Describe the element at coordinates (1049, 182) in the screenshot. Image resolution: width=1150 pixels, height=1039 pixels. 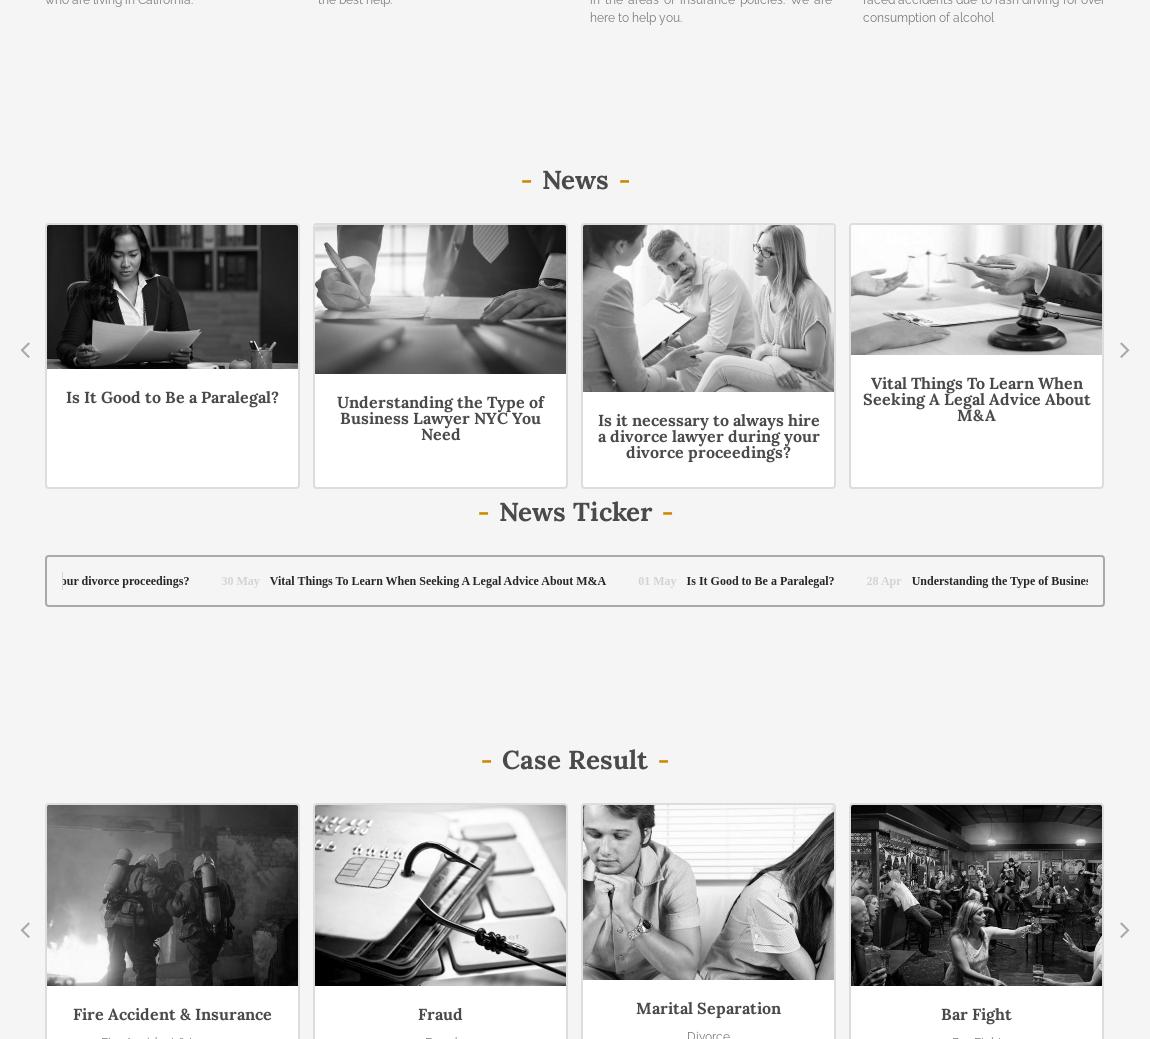
I see `'01 May'` at that location.